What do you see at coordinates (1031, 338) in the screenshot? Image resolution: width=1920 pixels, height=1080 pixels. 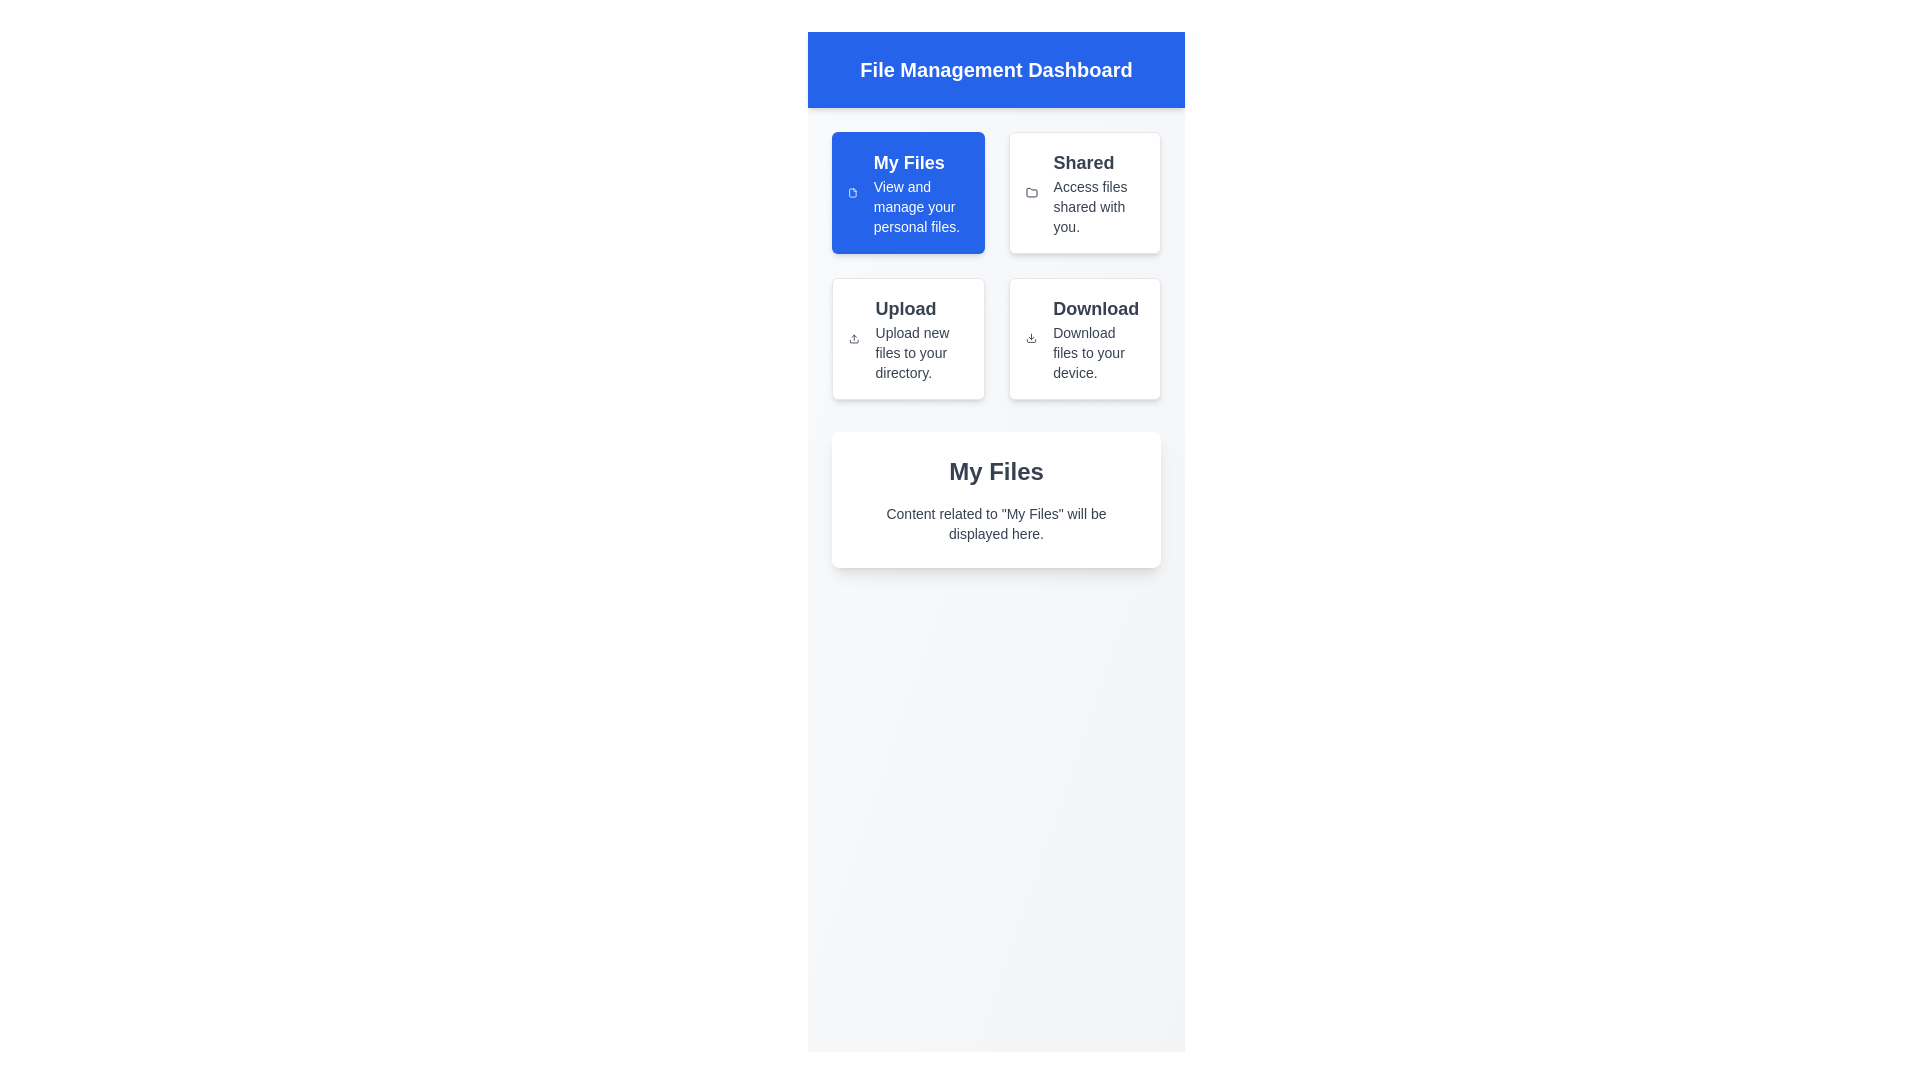 I see `the download icon located in the bottom-right of the main grid of tiles, positioned above the text 'Download files to your device.'` at bounding box center [1031, 338].